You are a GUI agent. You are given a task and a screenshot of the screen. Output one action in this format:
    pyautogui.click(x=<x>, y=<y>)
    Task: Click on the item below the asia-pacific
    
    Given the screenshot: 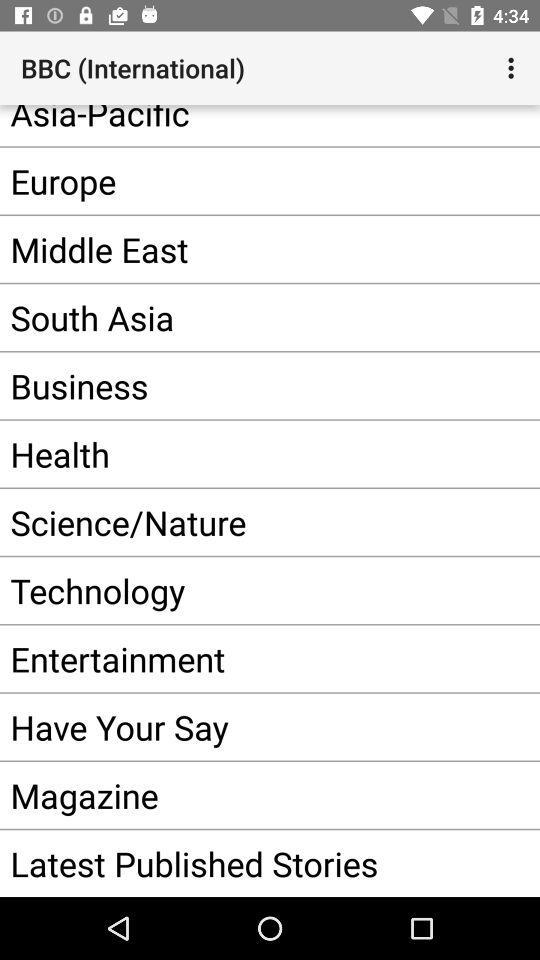 What is the action you would take?
    pyautogui.click(x=239, y=181)
    